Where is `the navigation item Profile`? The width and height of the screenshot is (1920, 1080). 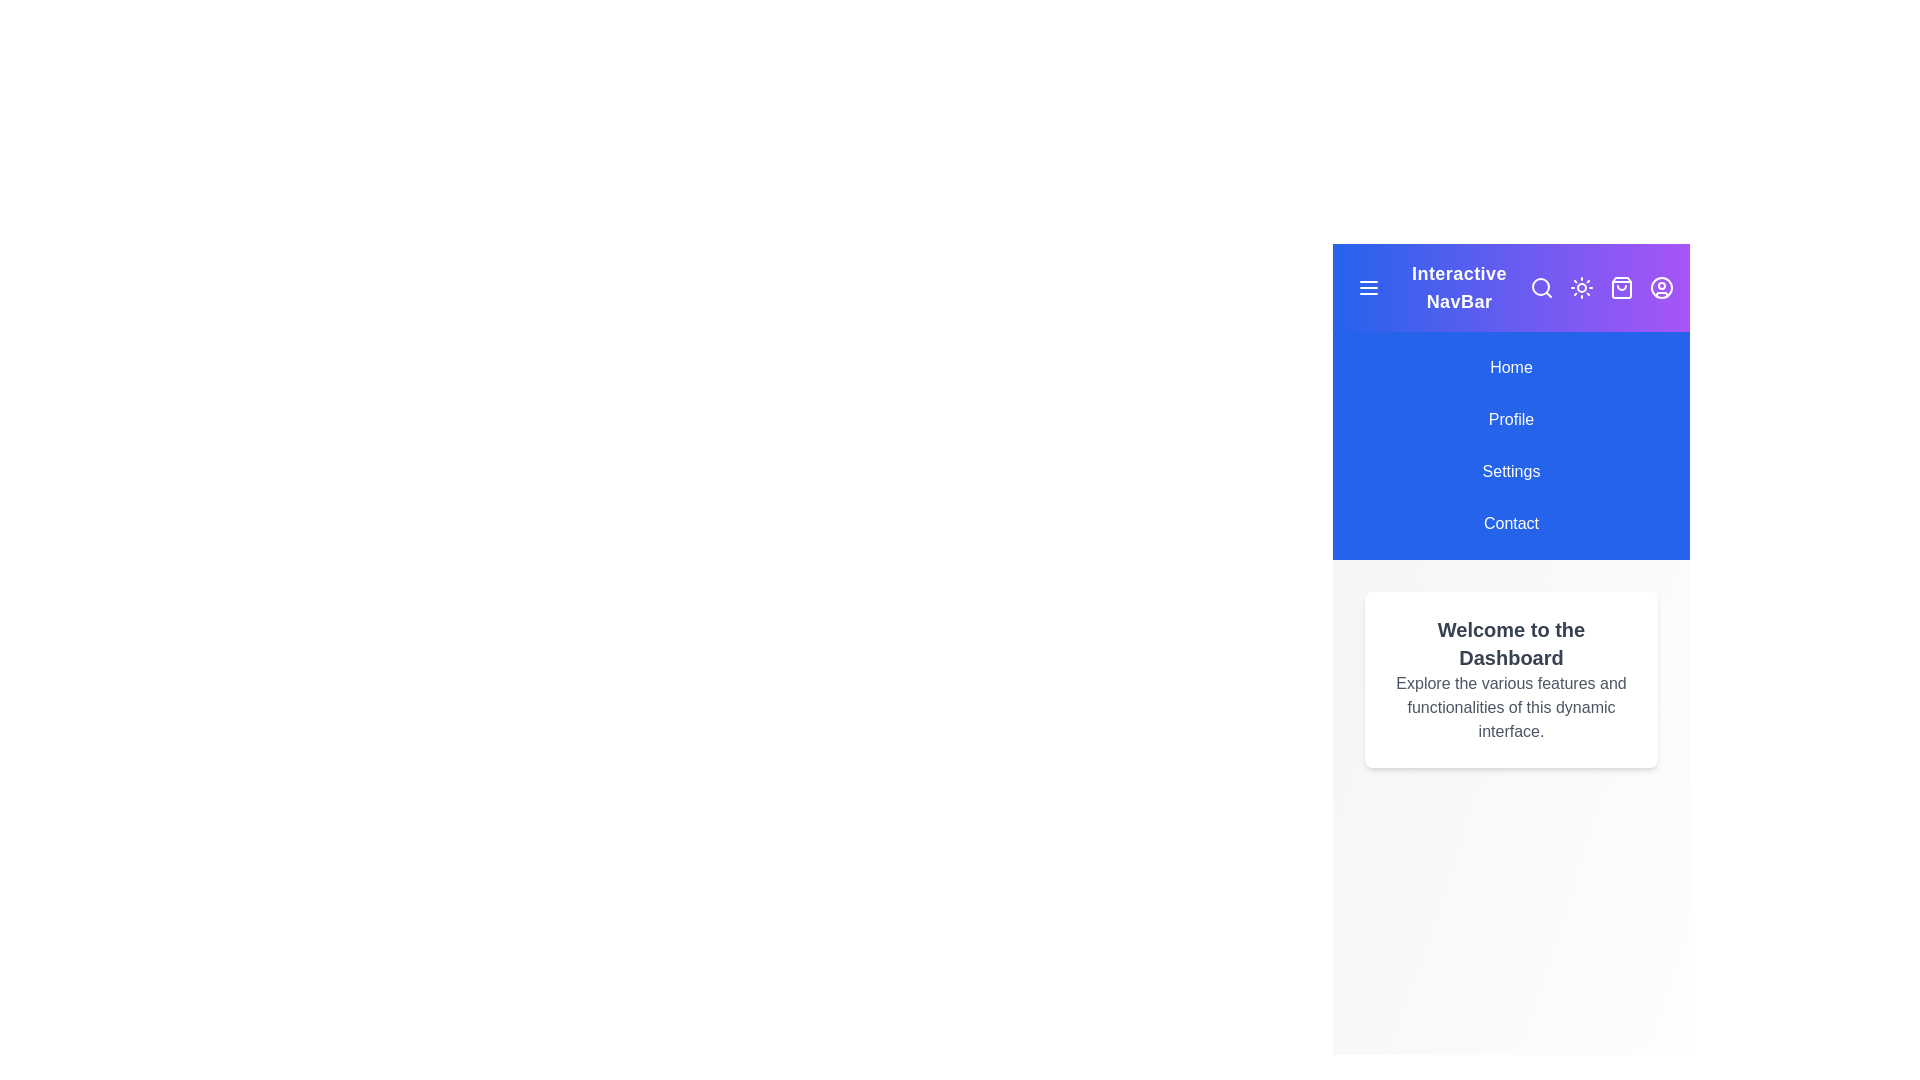
the navigation item Profile is located at coordinates (1511, 419).